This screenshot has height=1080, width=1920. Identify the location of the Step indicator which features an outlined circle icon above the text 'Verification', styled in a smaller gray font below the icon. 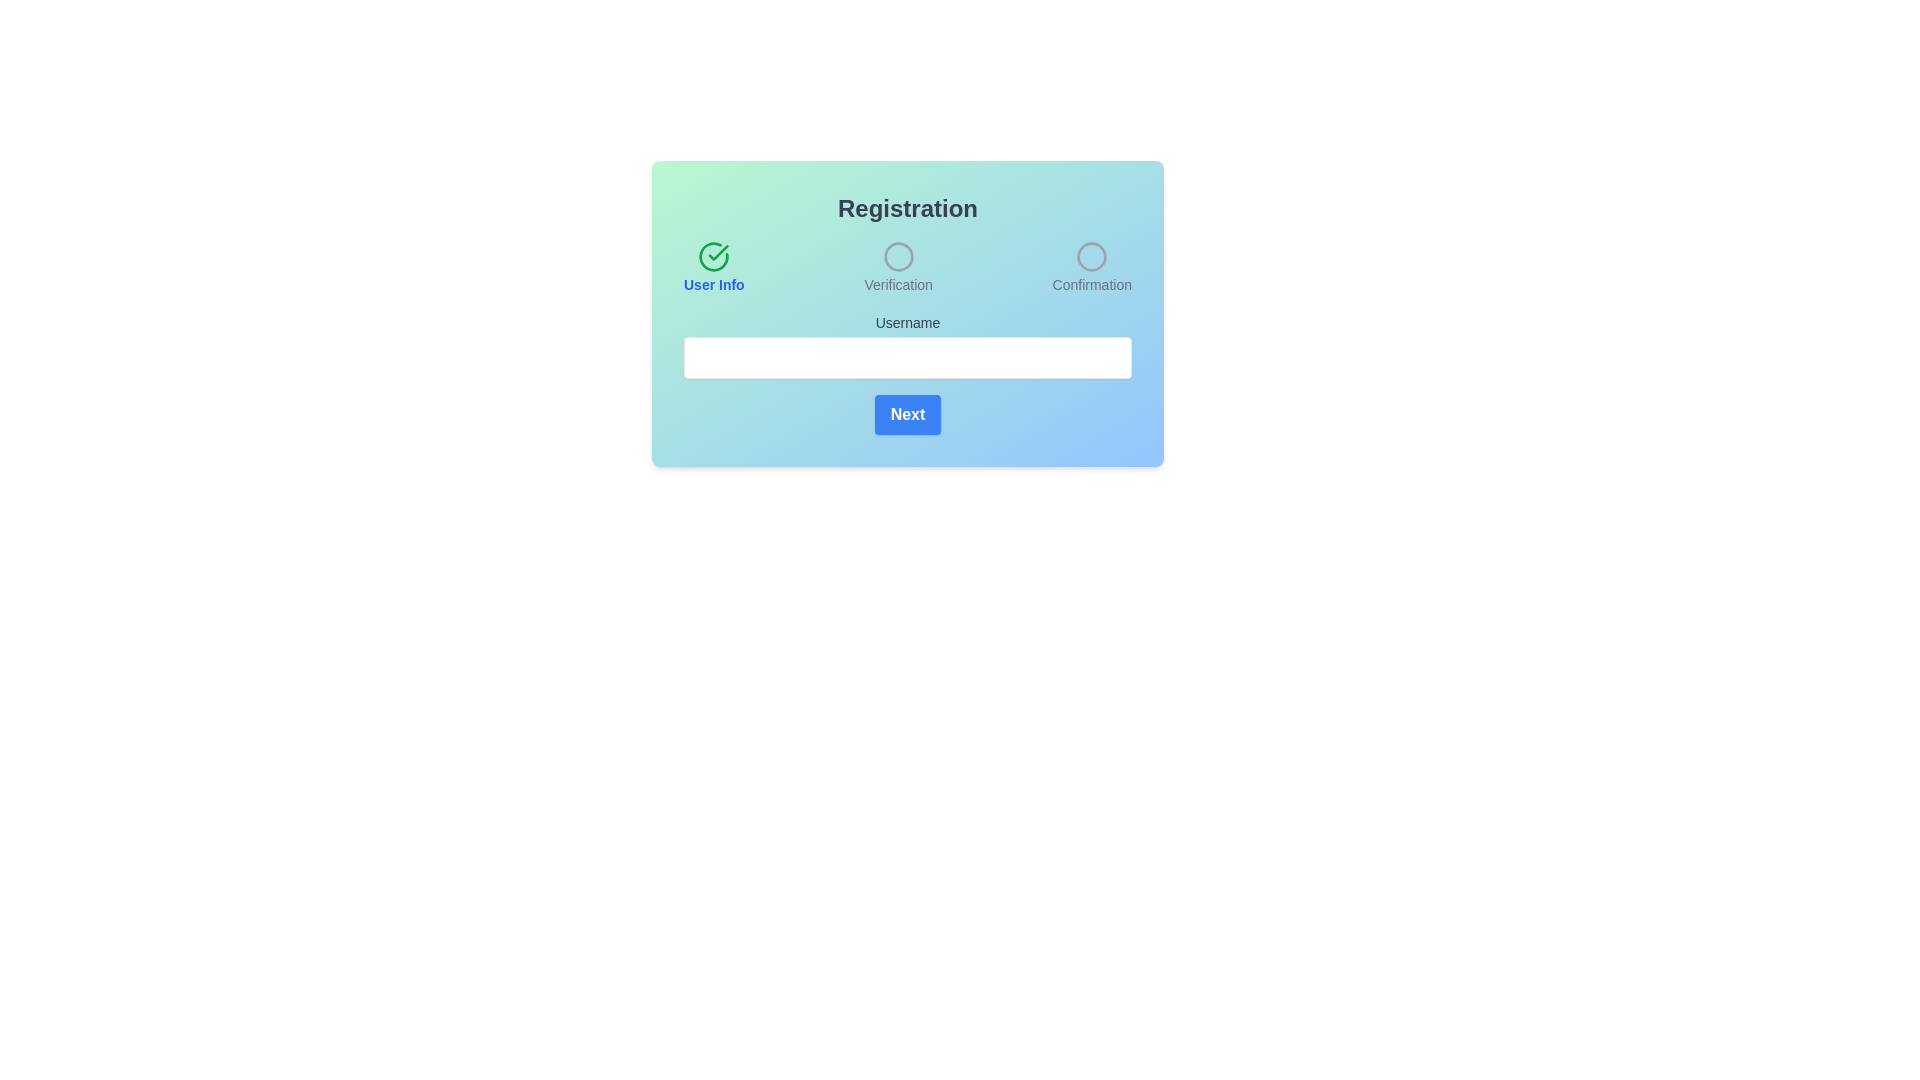
(897, 268).